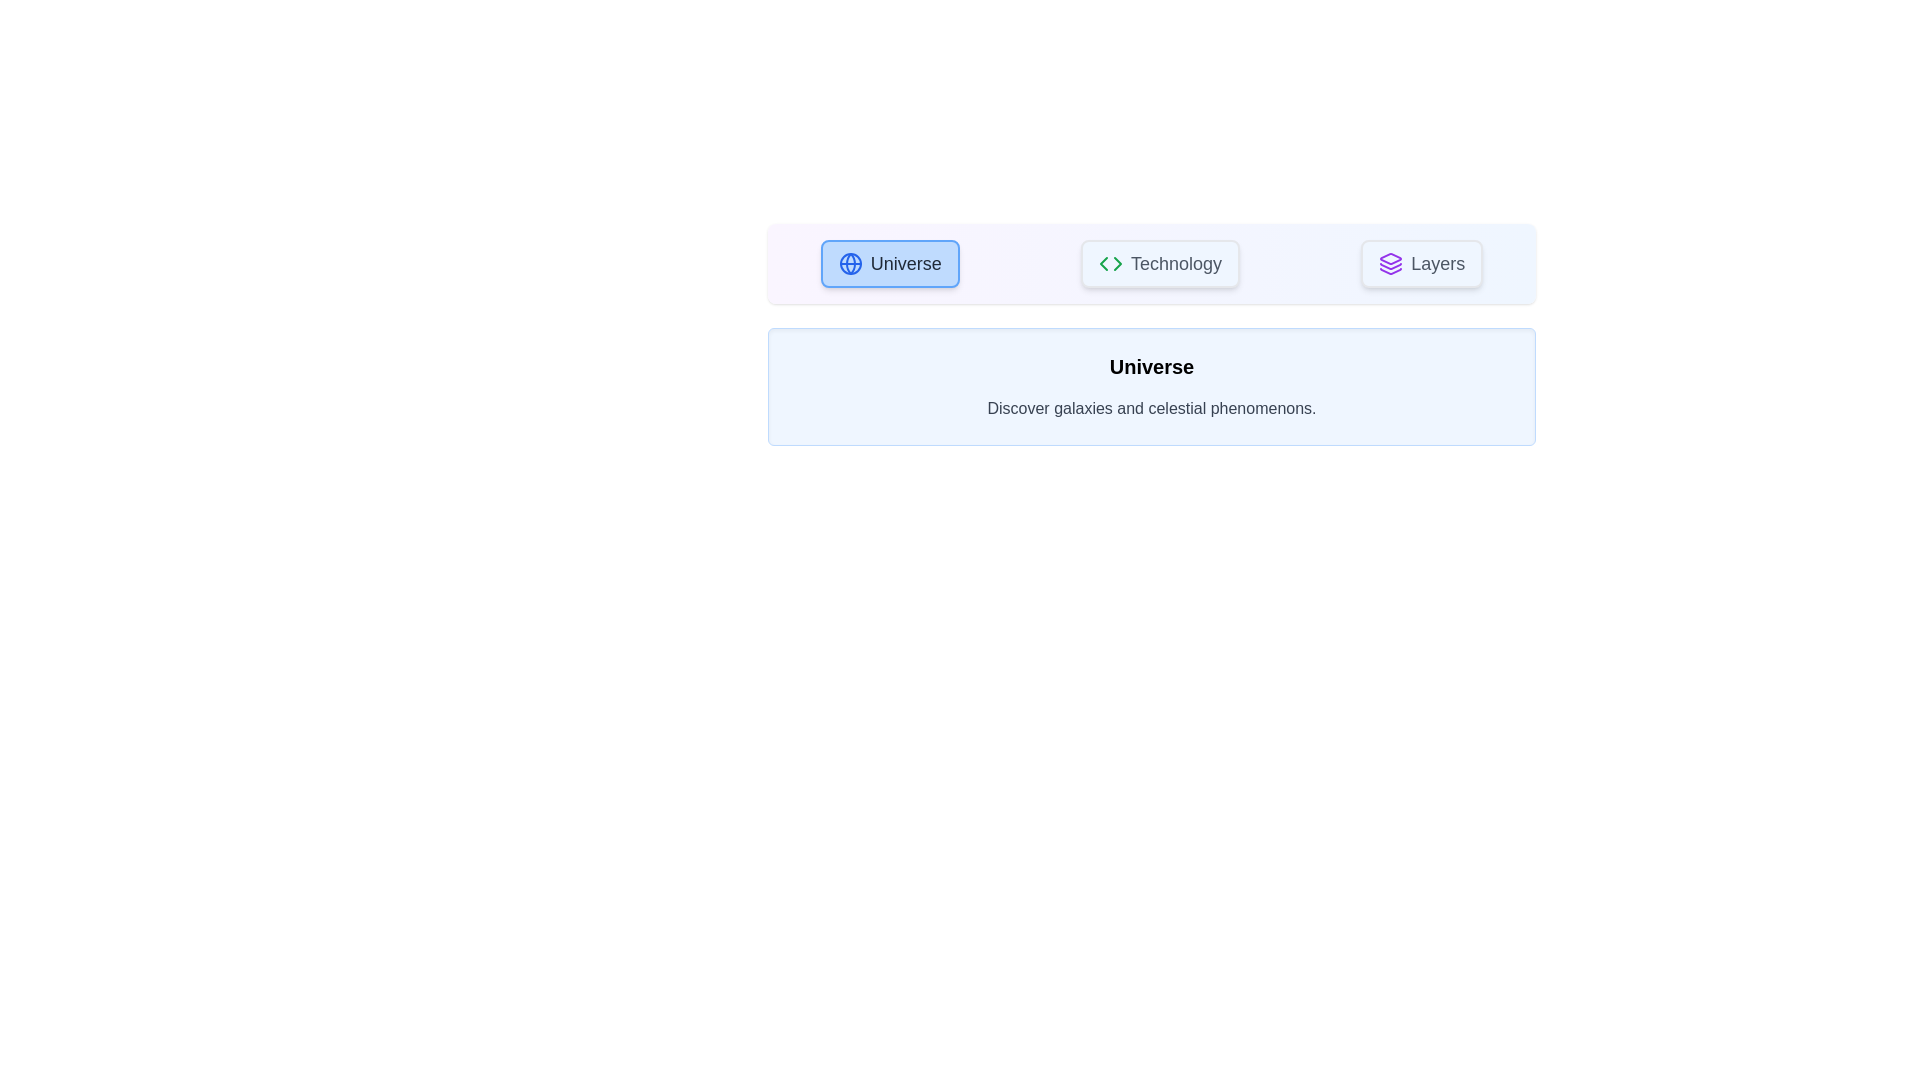 The image size is (1920, 1080). Describe the element at coordinates (850, 262) in the screenshot. I see `the icon of the Universe tab` at that location.